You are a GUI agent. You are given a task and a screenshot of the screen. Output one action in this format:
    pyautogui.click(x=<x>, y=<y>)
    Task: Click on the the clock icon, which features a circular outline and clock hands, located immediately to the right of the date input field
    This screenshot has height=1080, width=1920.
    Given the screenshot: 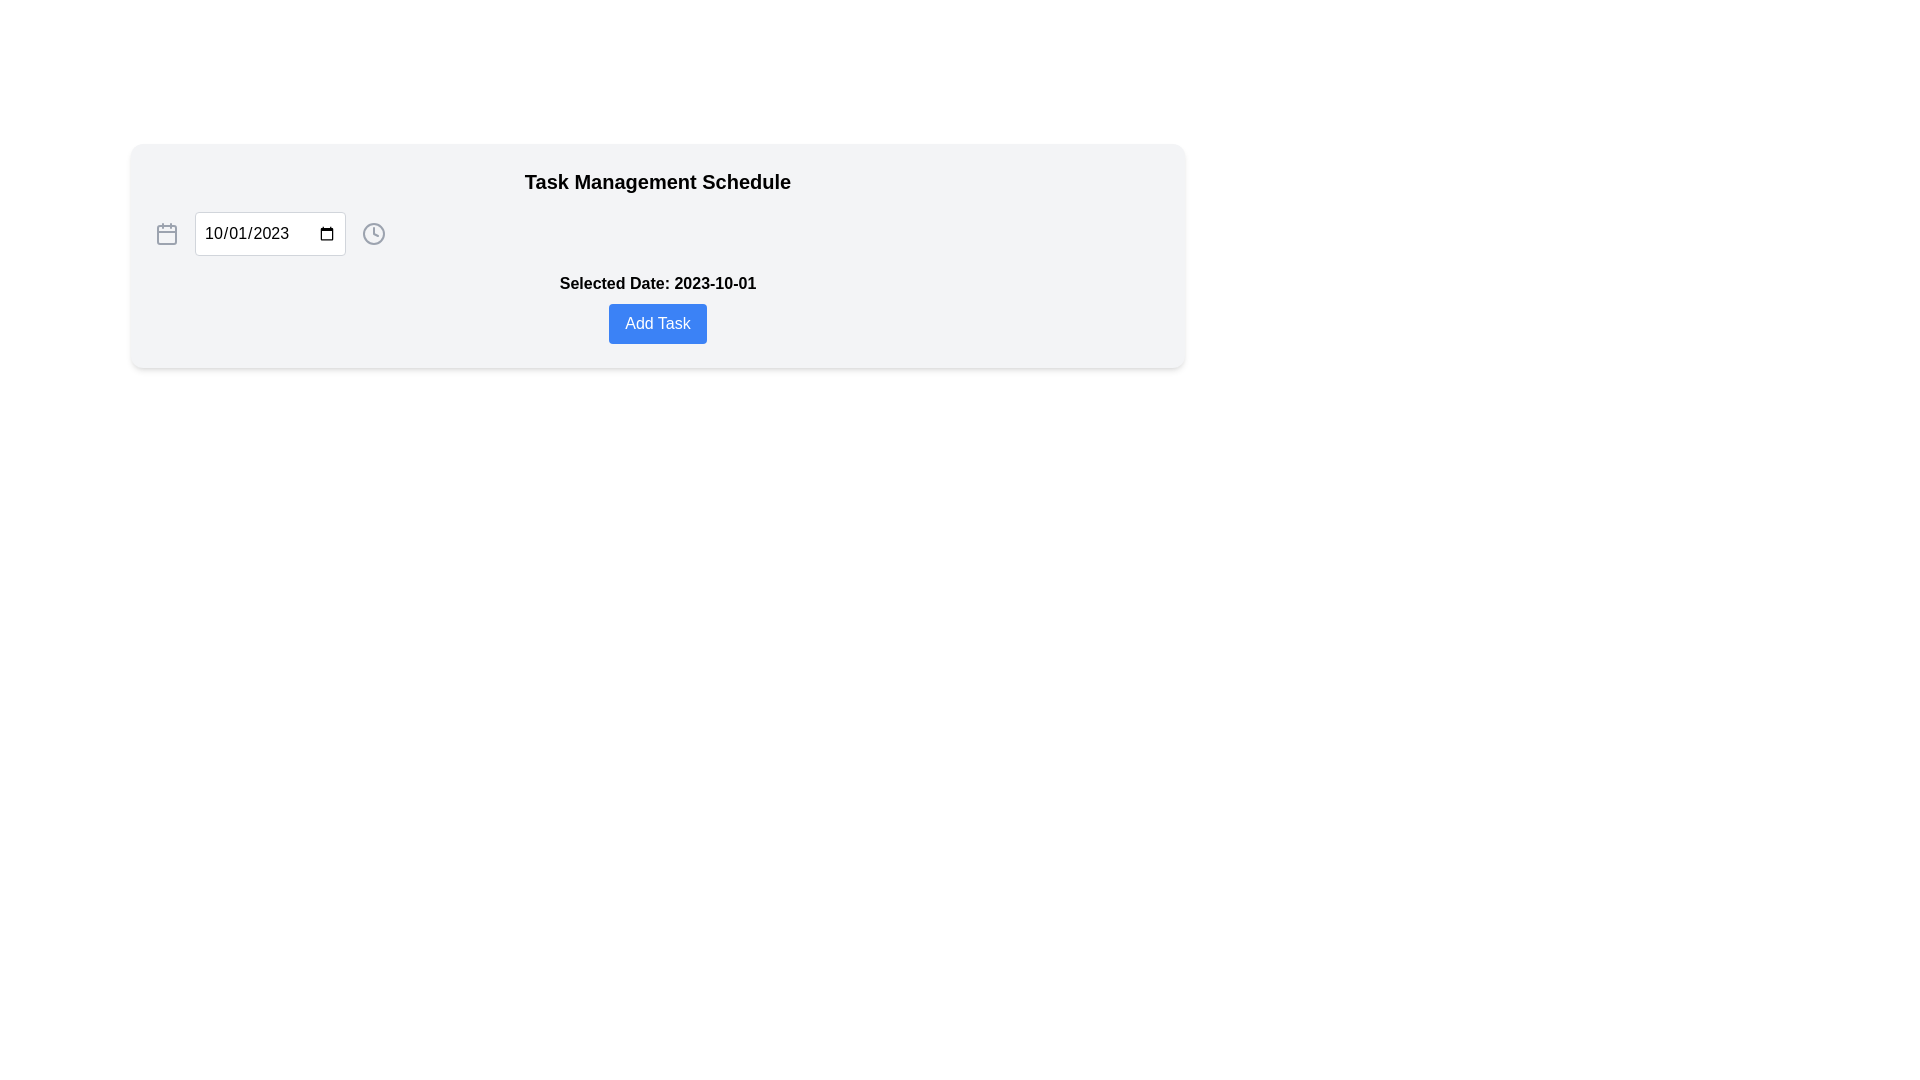 What is the action you would take?
    pyautogui.click(x=374, y=233)
    